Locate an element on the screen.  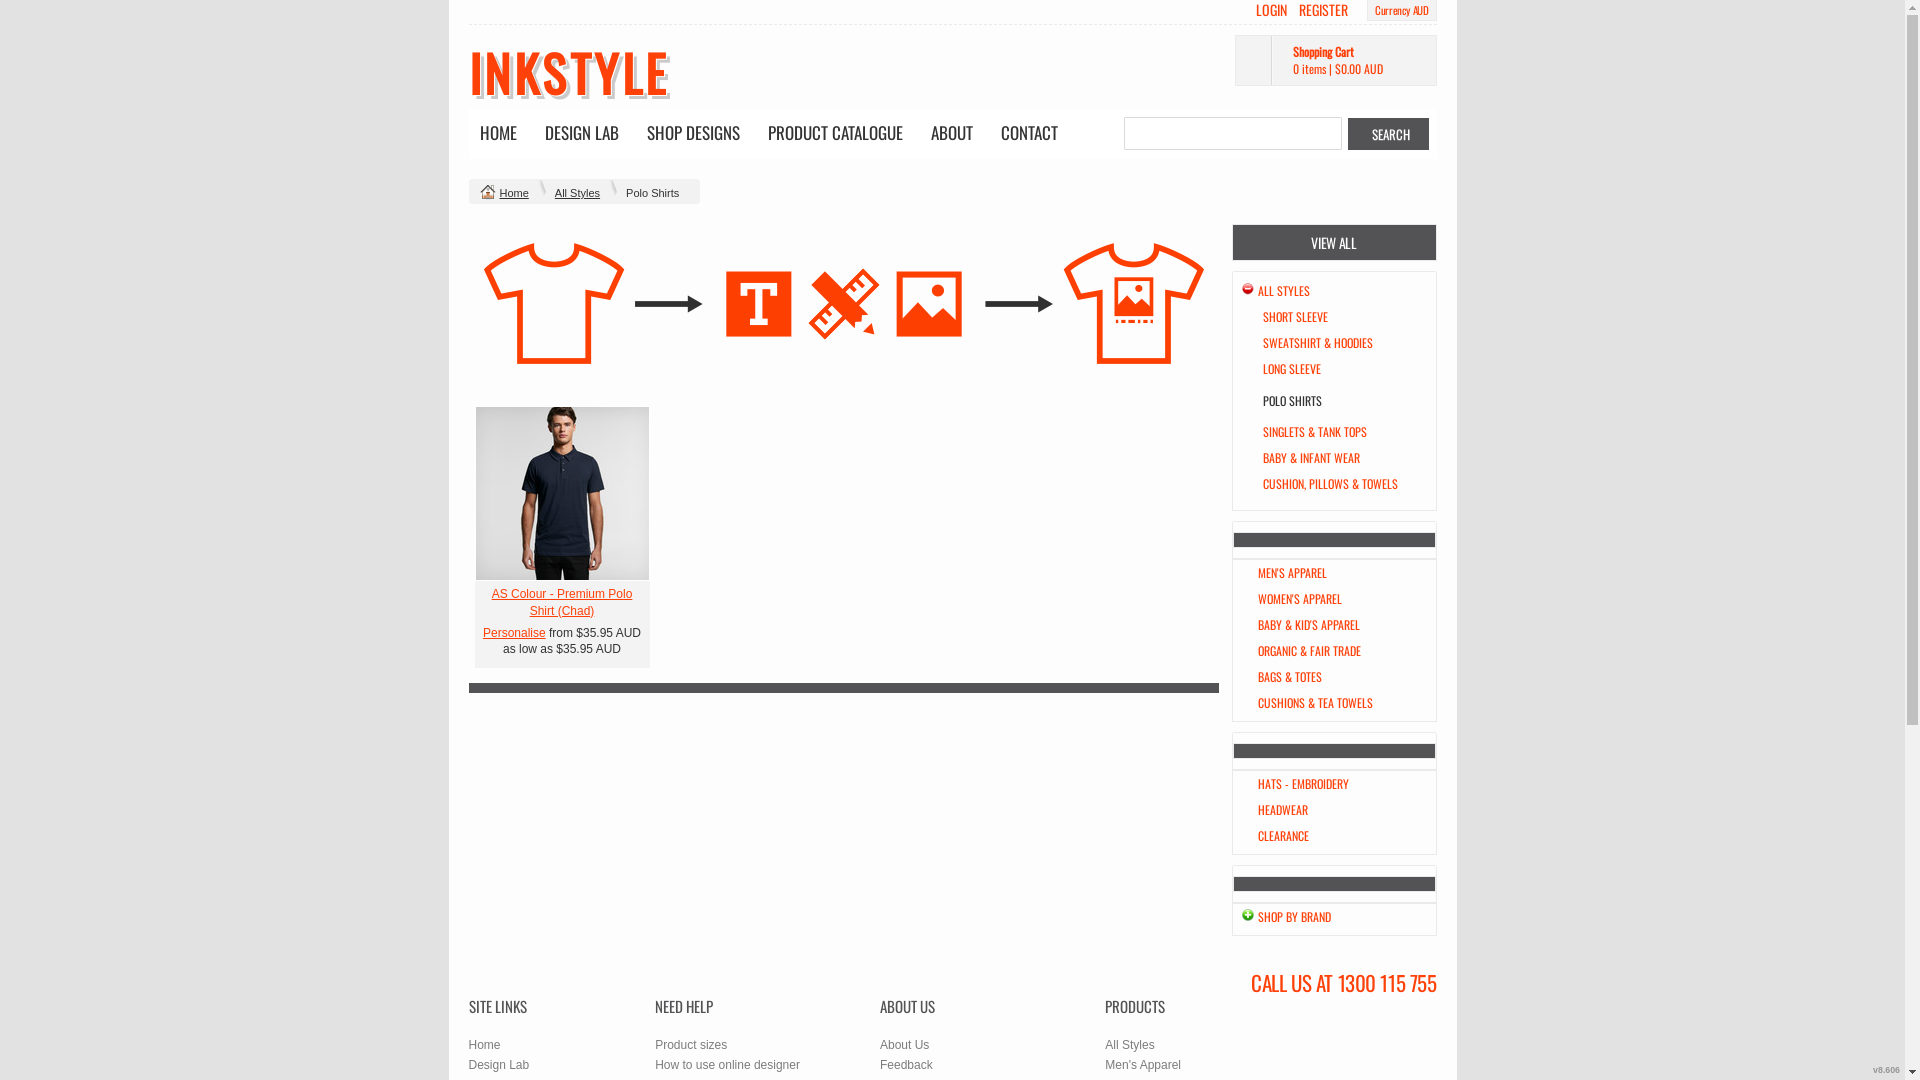
'BABY & INFANT WEAR' is located at coordinates (1310, 457).